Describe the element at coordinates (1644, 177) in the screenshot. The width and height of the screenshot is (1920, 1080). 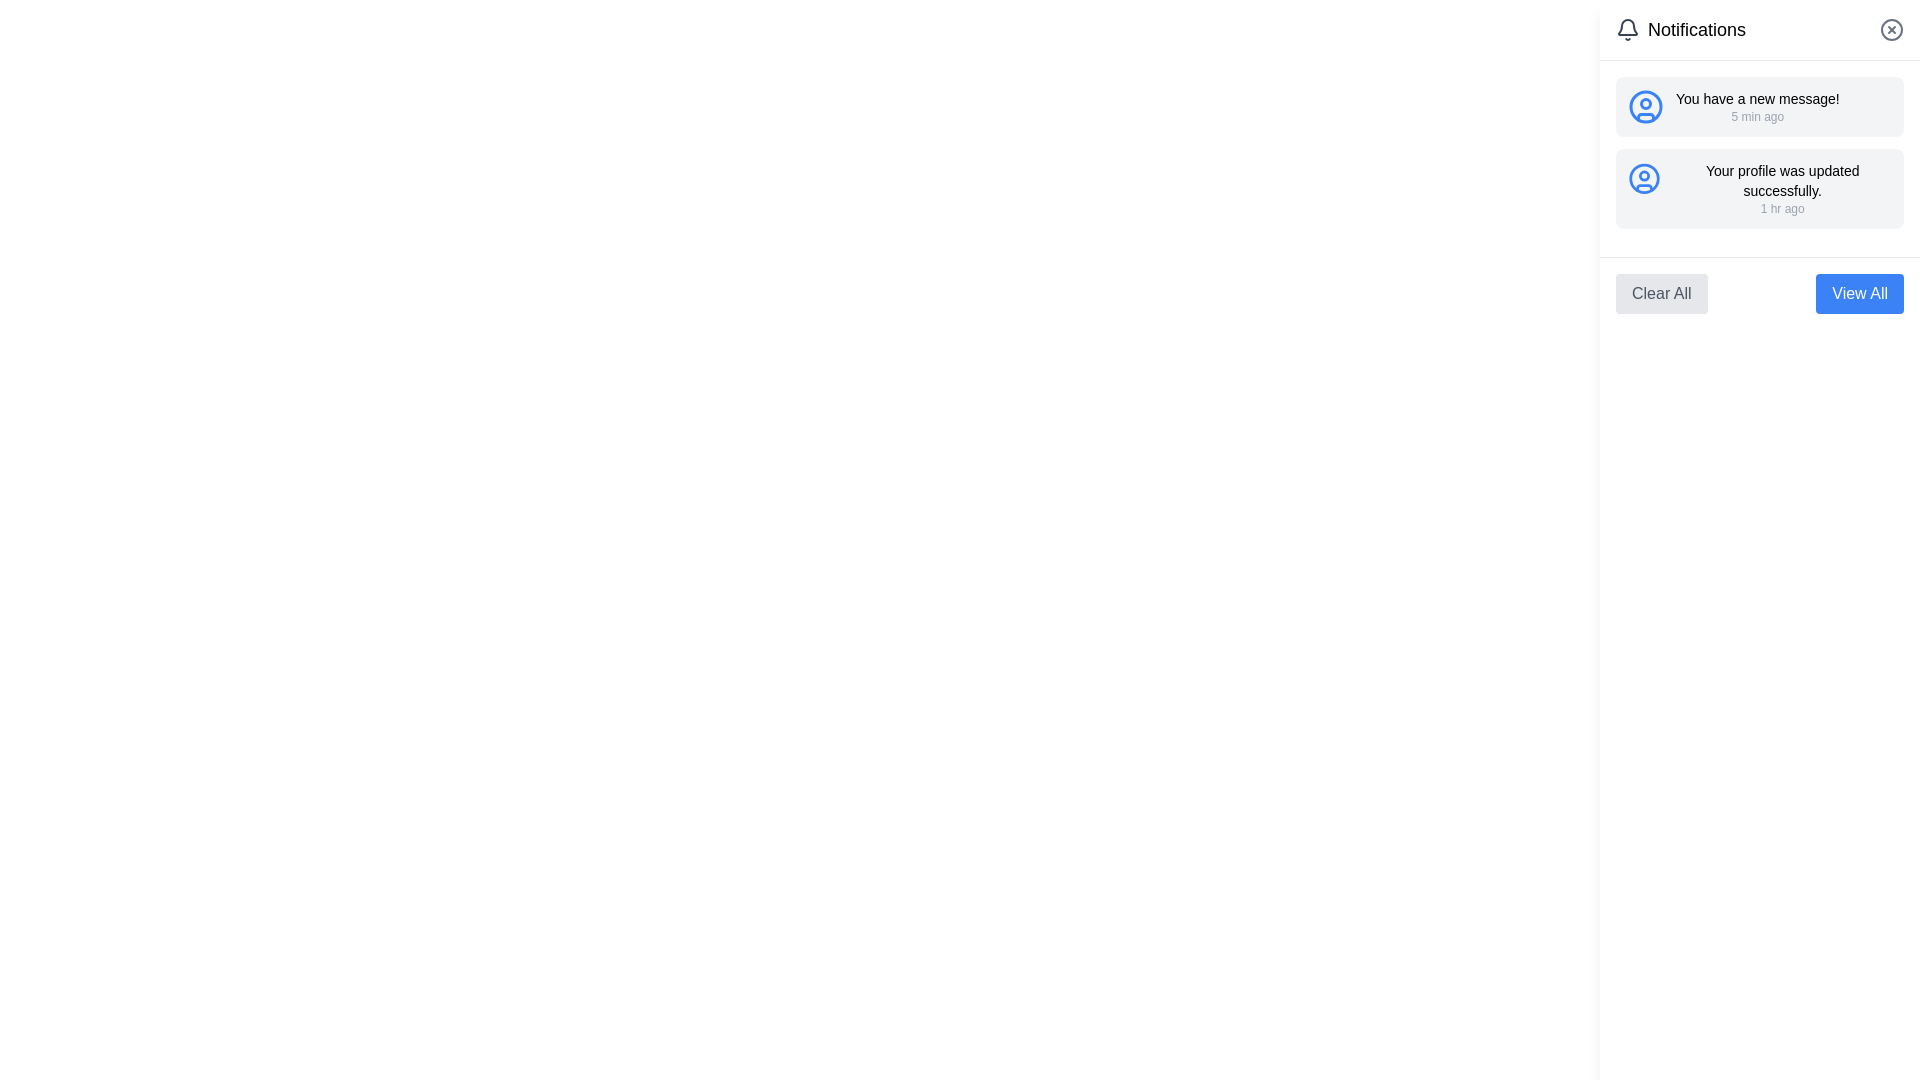
I see `the Decorative Icon located to the far left of the second notification item in the notification panel, which represents the user's profile or activity before the text 'Your profile was updated successfully. 1 hr ago'` at that location.